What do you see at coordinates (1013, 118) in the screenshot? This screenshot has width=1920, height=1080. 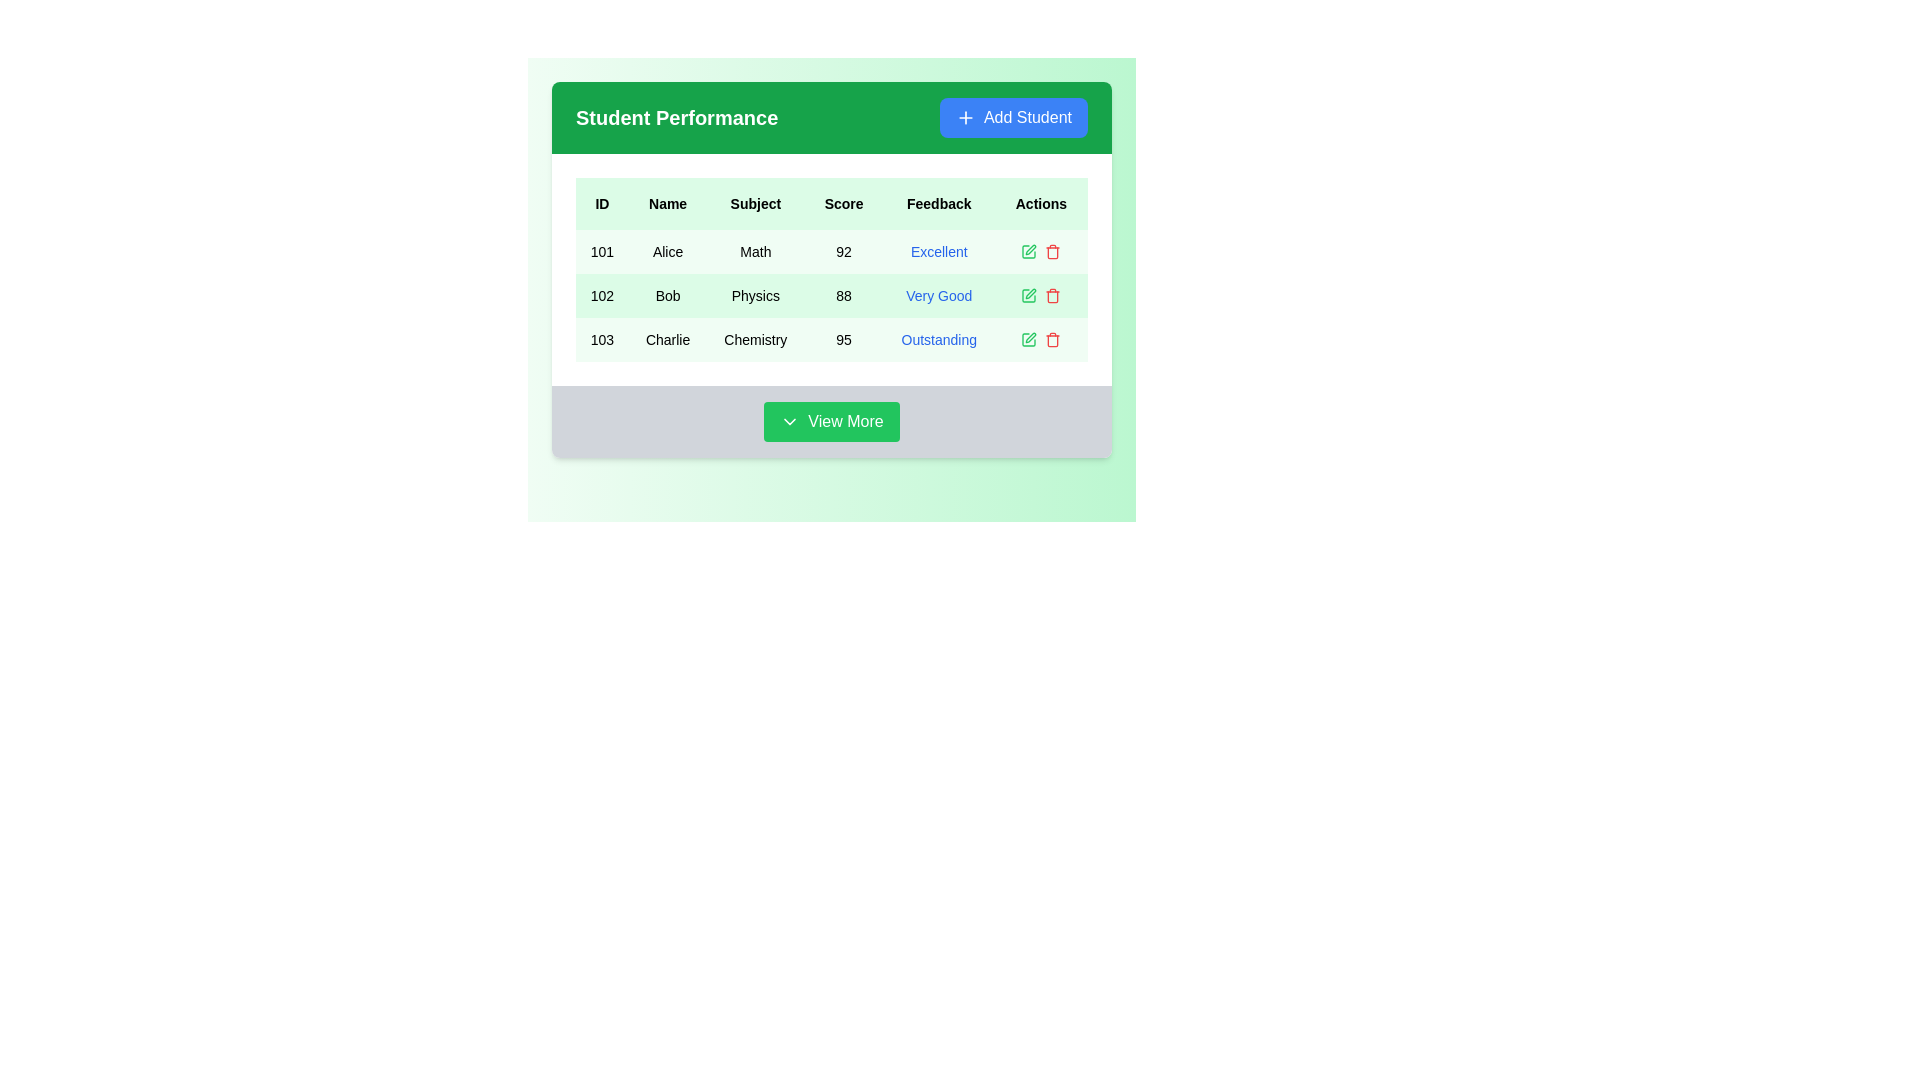 I see `the blue 'Add Student' button with a white '+' icon` at bounding box center [1013, 118].